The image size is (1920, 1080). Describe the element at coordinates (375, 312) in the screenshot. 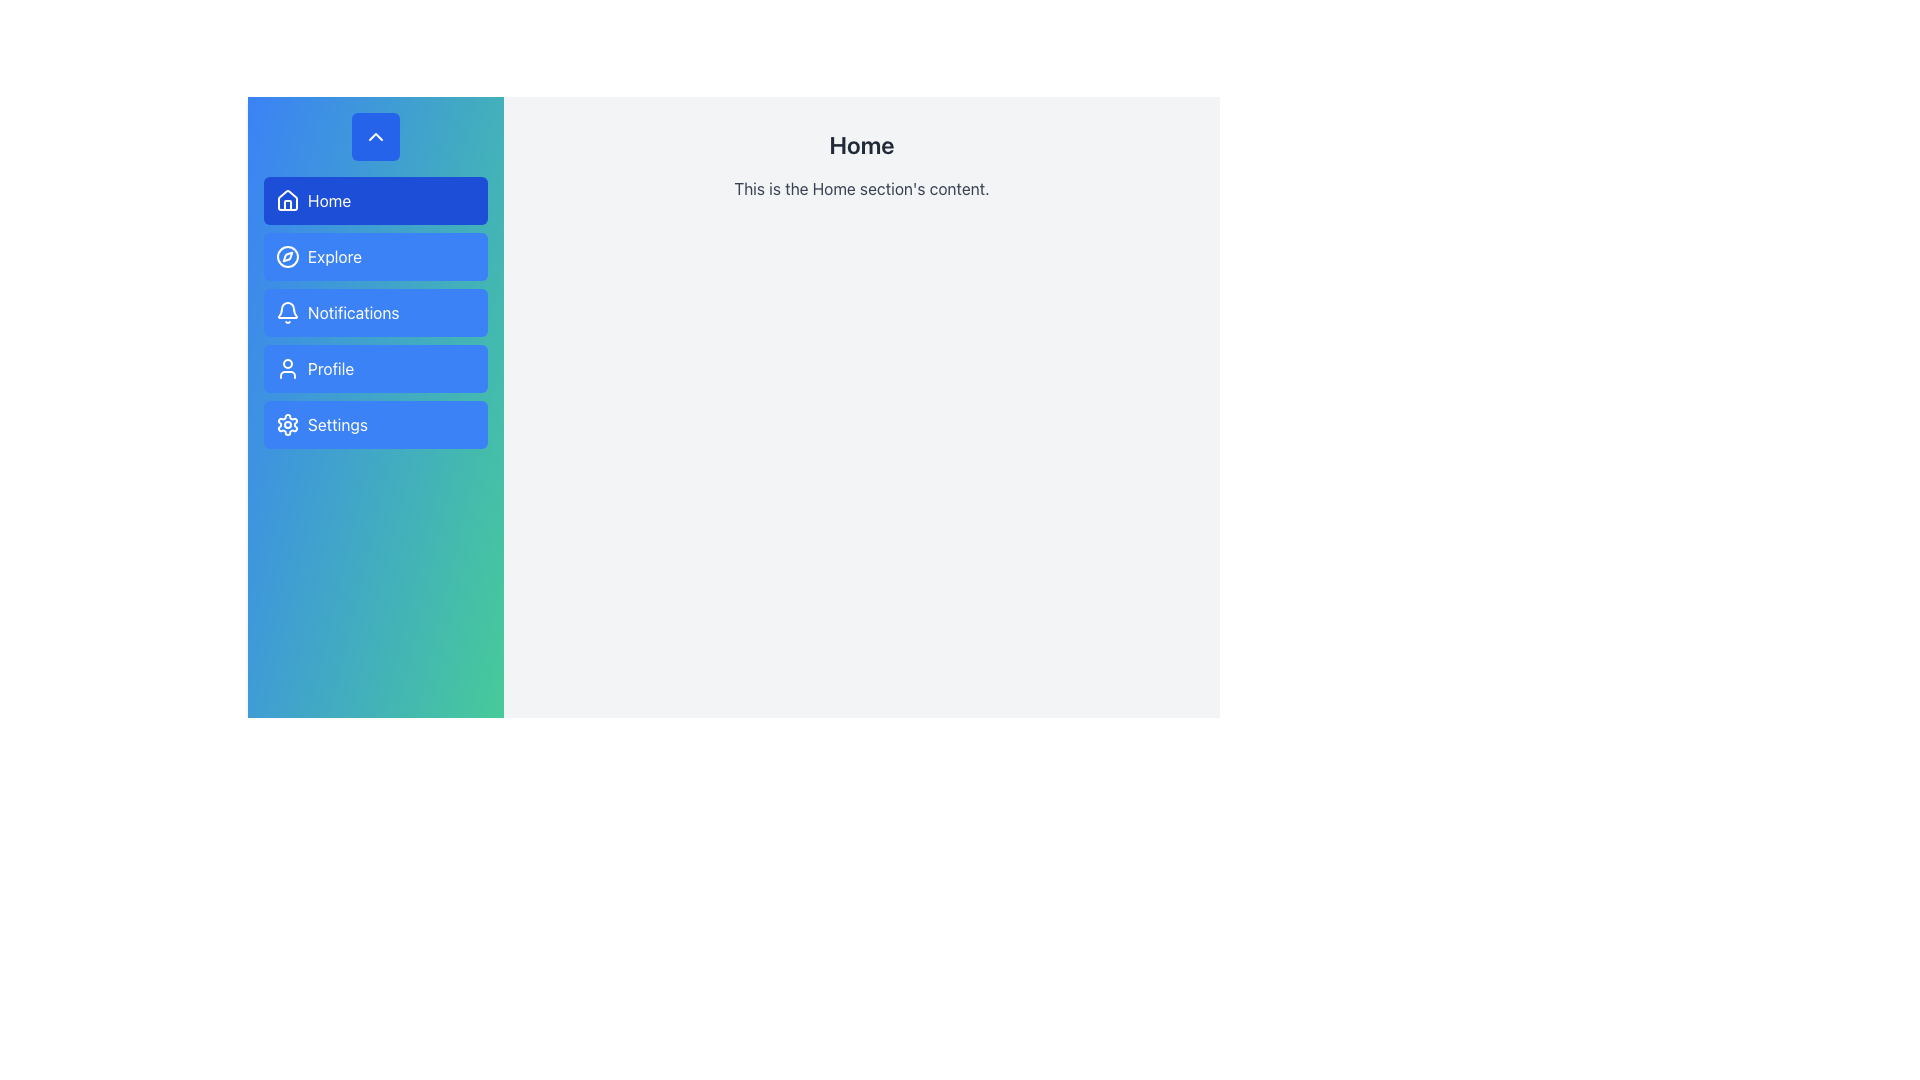

I see `the third button in the sidebar menu, which navigates to the Notifications section` at that location.